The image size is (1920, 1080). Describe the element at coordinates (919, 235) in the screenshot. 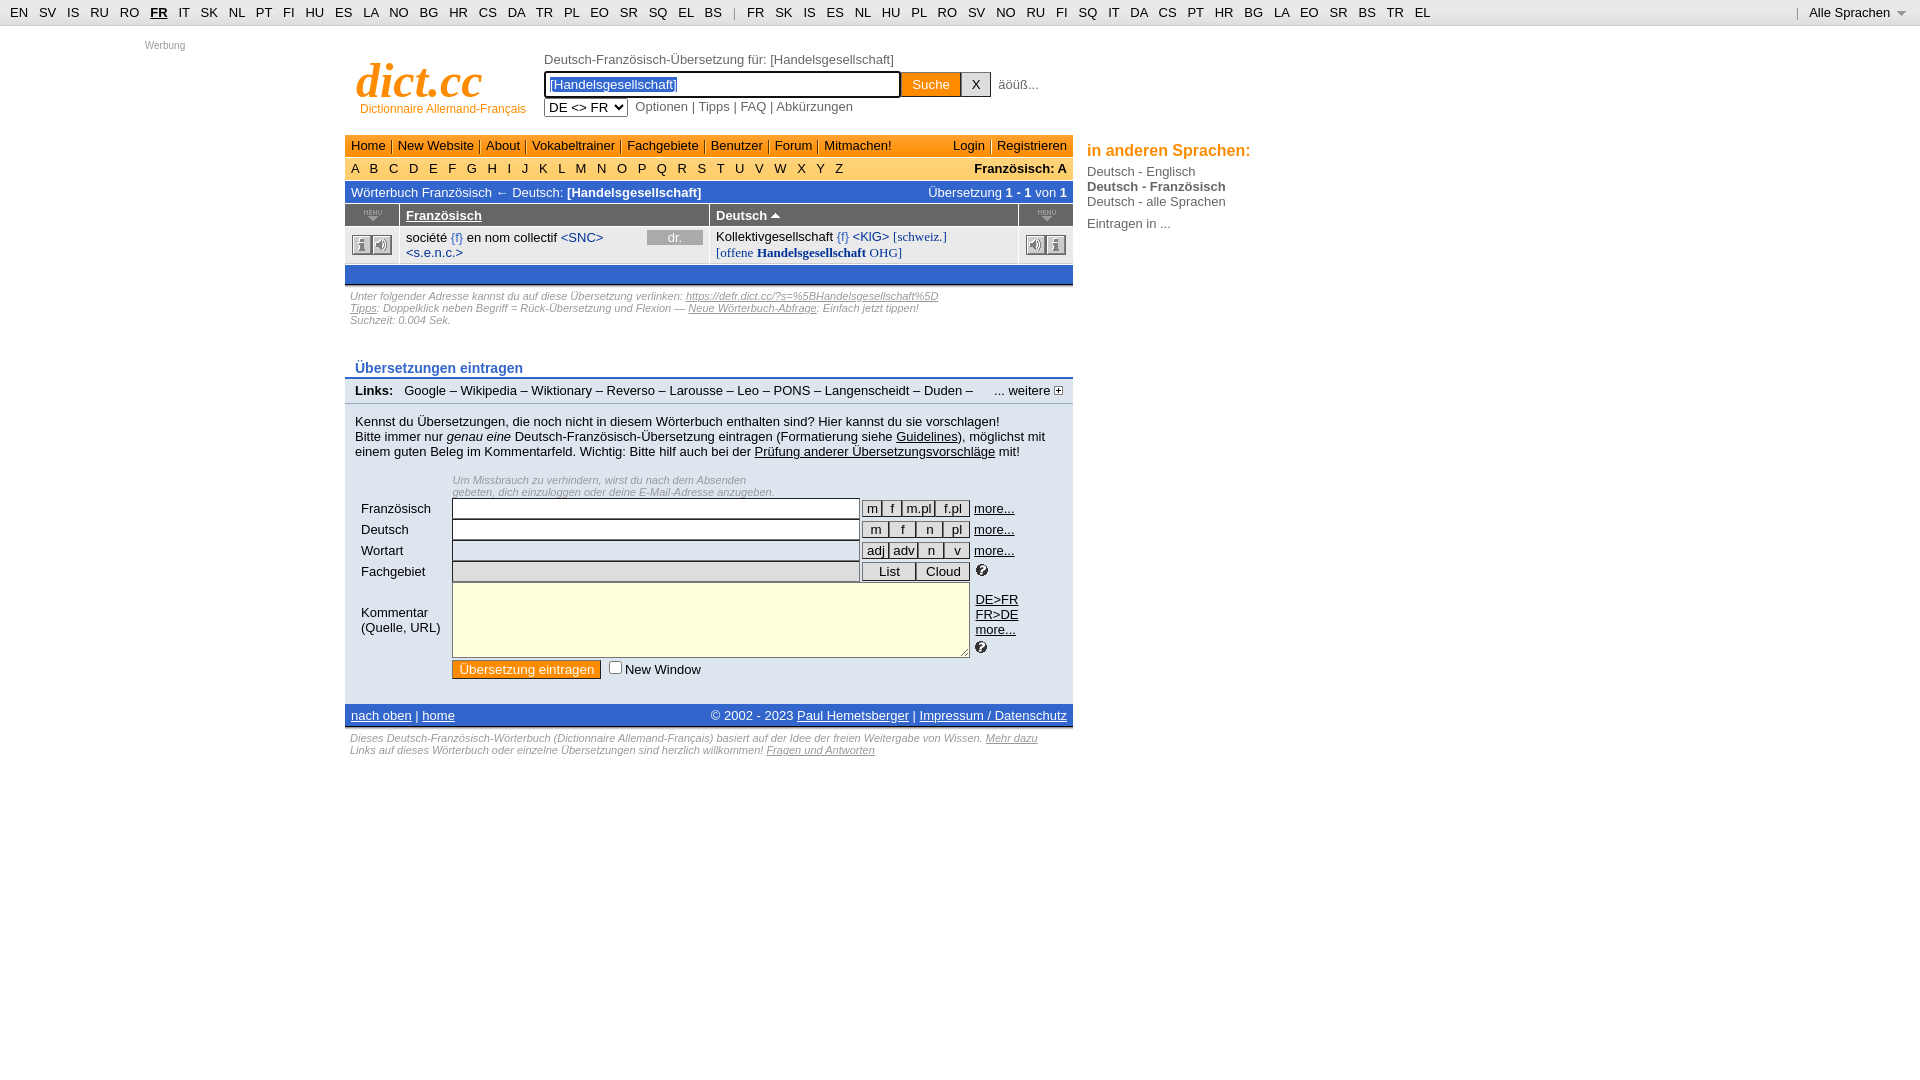

I see `'[schweiz.]'` at that location.